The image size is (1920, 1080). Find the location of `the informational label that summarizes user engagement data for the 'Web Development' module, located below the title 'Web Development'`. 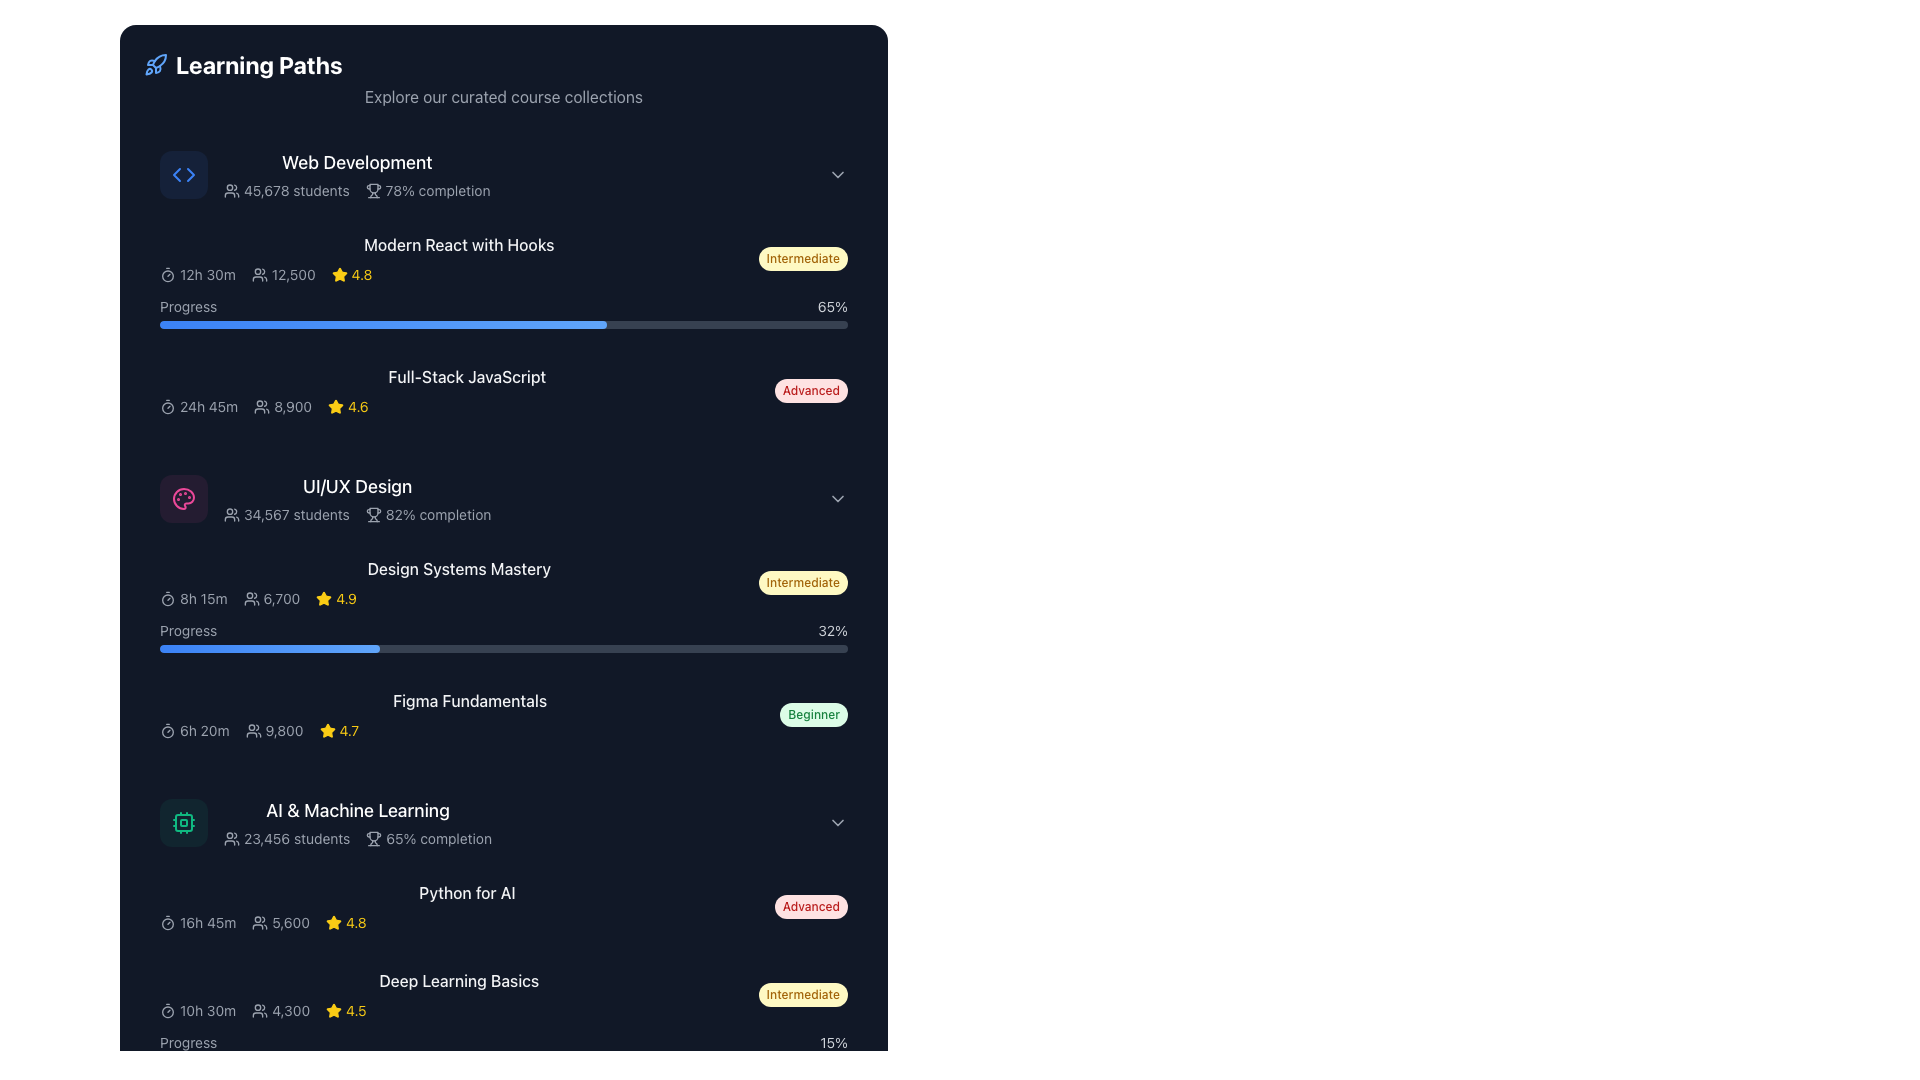

the informational label that summarizes user engagement data for the 'Web Development' module, located below the title 'Web Development' is located at coordinates (357, 191).